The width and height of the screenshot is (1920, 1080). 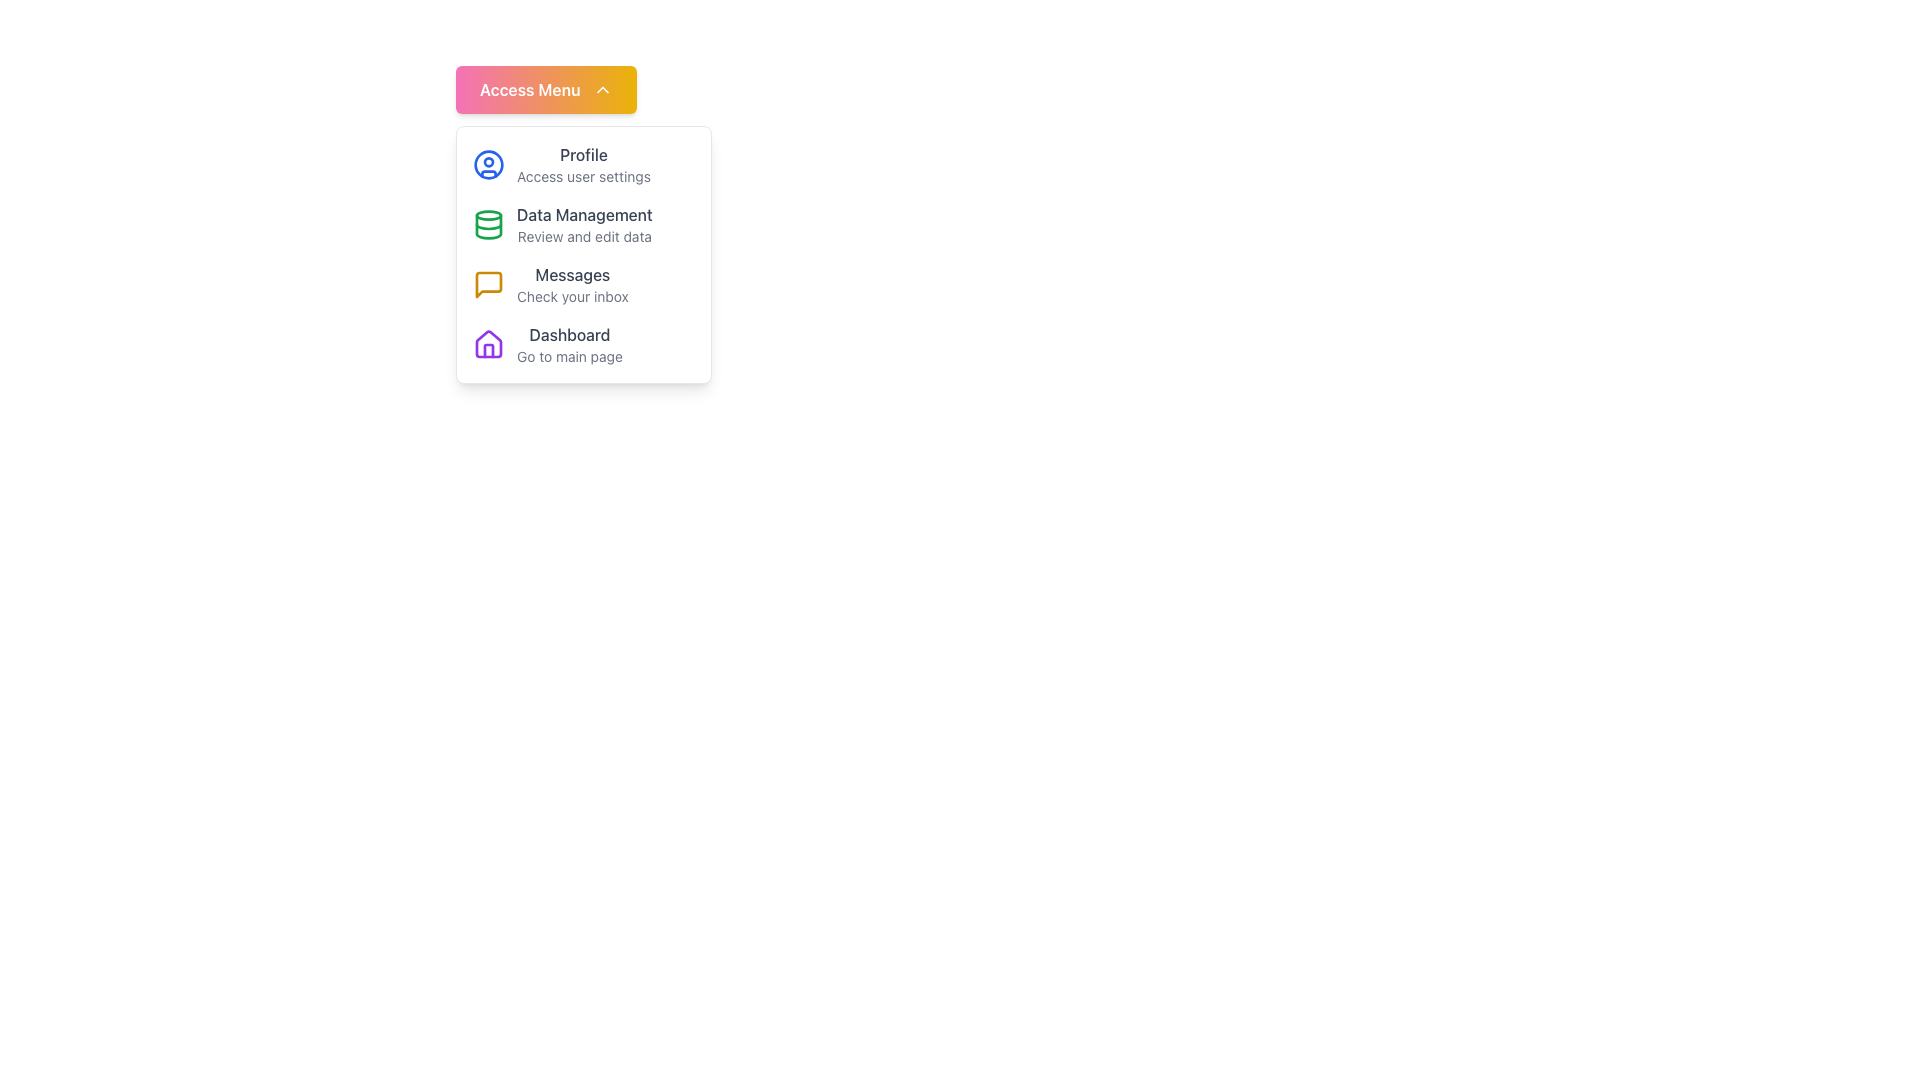 What do you see at coordinates (489, 215) in the screenshot?
I see `the decorative ellipse within the database icon located in the 'Data Management' menu item` at bounding box center [489, 215].